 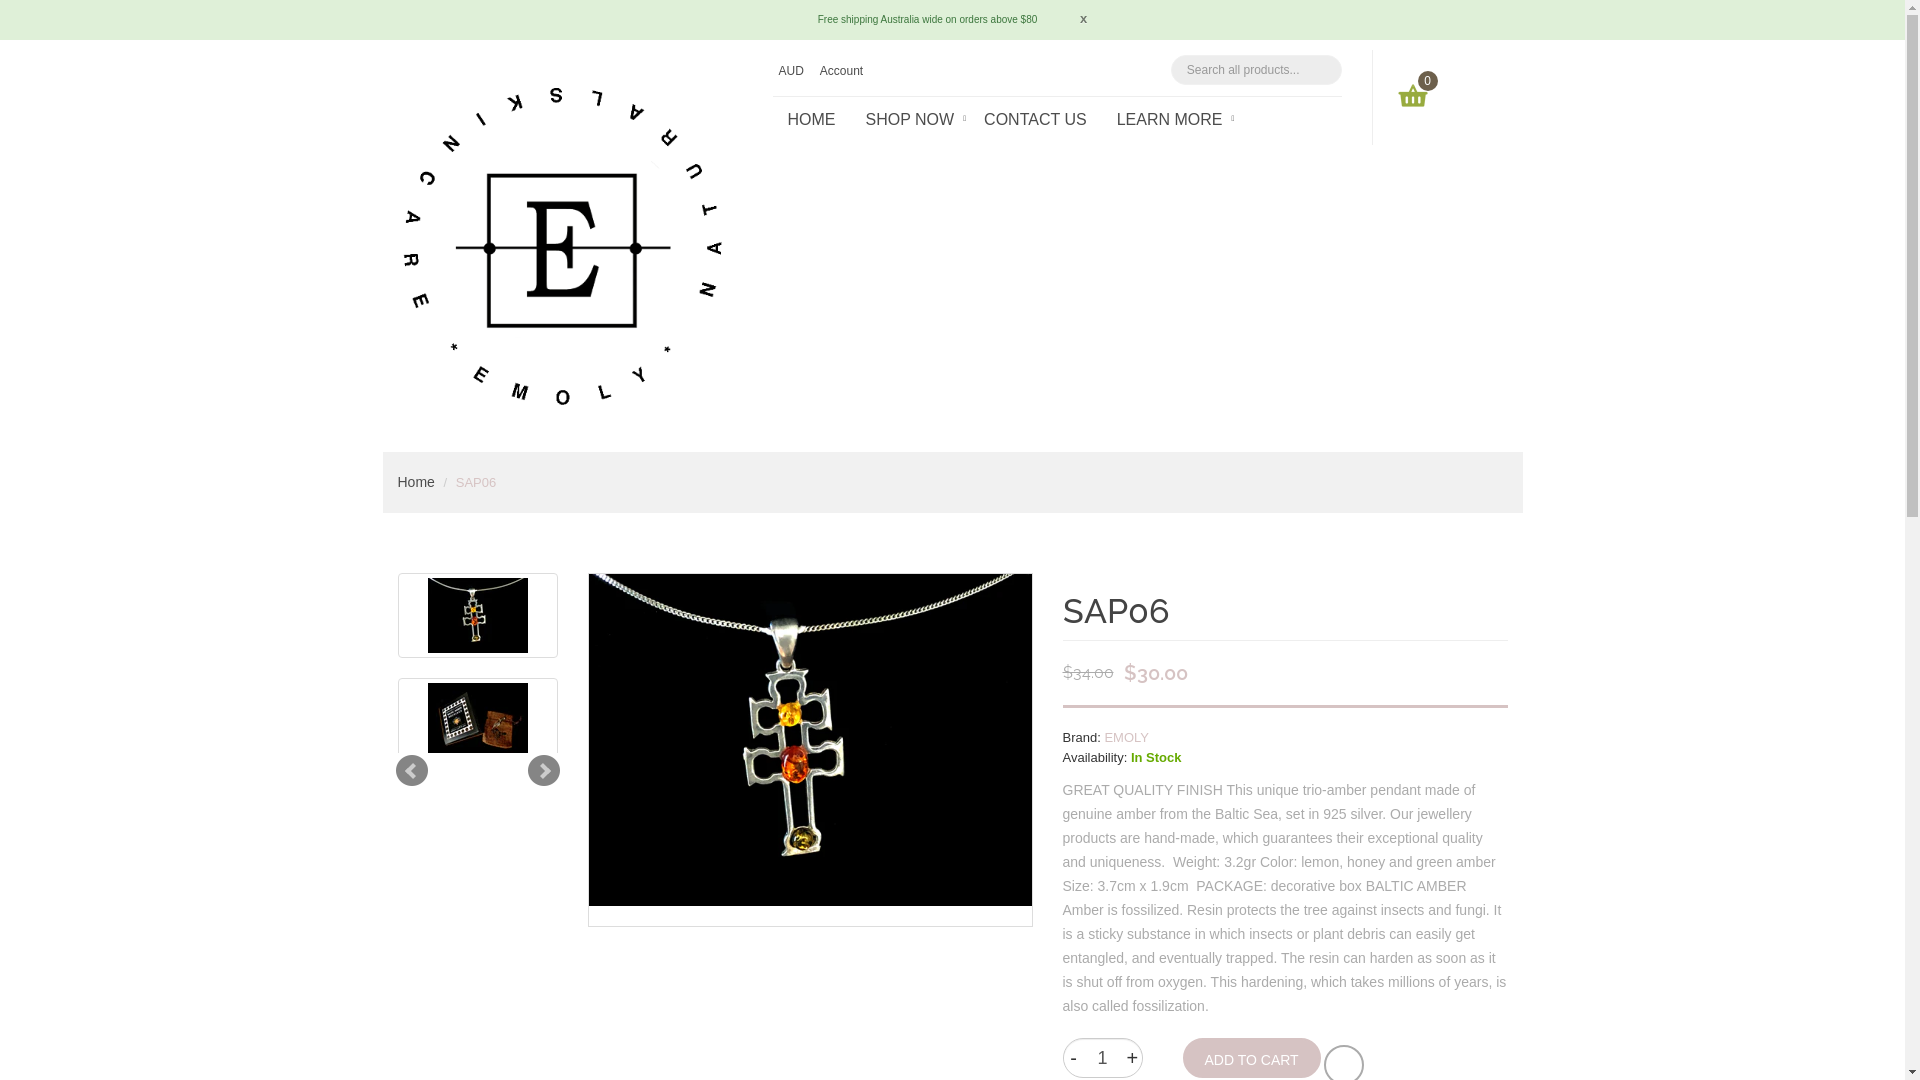 What do you see at coordinates (843, 70) in the screenshot?
I see `'Account'` at bounding box center [843, 70].